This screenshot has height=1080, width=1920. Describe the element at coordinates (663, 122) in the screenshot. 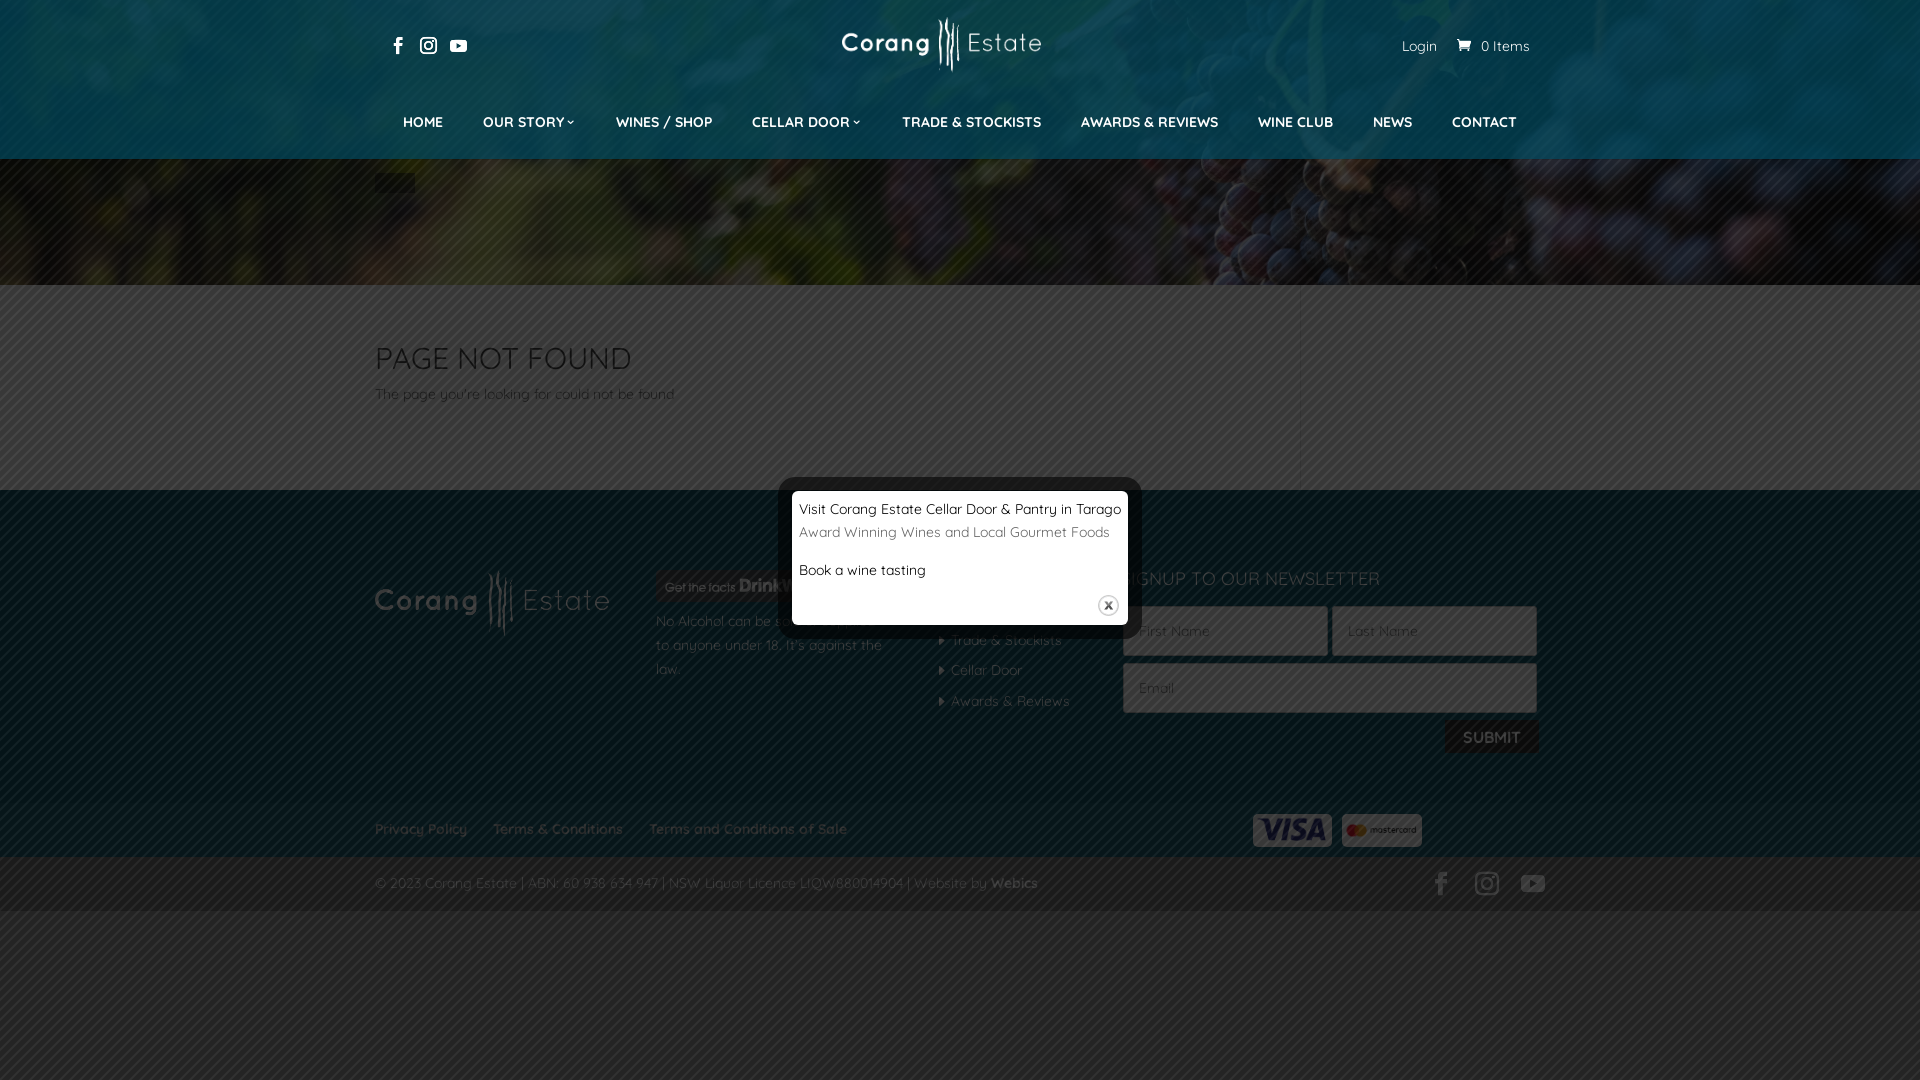

I see `'WINES / SHOP'` at that location.